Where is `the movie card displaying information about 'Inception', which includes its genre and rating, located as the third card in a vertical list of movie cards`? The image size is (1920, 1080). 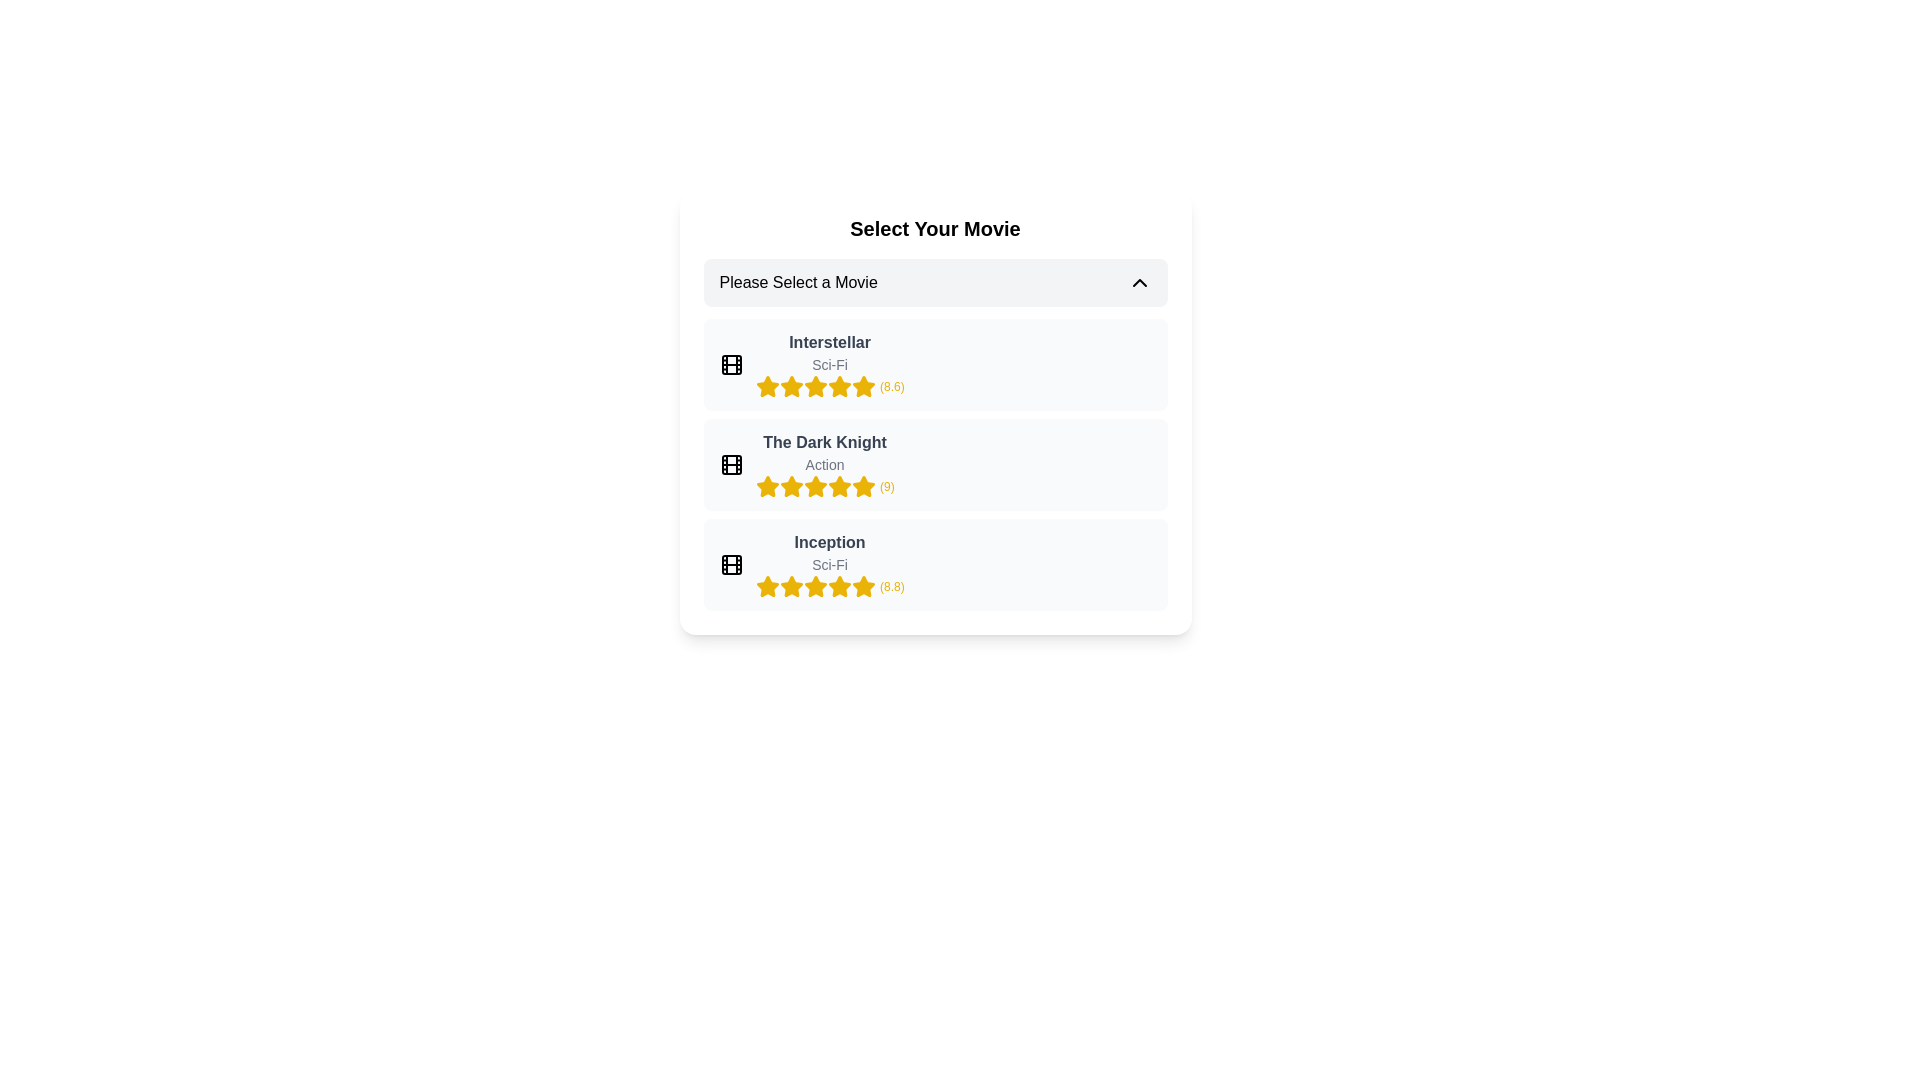
the movie card displaying information about 'Inception', which includes its genre and rating, located as the third card in a vertical list of movie cards is located at coordinates (934, 564).